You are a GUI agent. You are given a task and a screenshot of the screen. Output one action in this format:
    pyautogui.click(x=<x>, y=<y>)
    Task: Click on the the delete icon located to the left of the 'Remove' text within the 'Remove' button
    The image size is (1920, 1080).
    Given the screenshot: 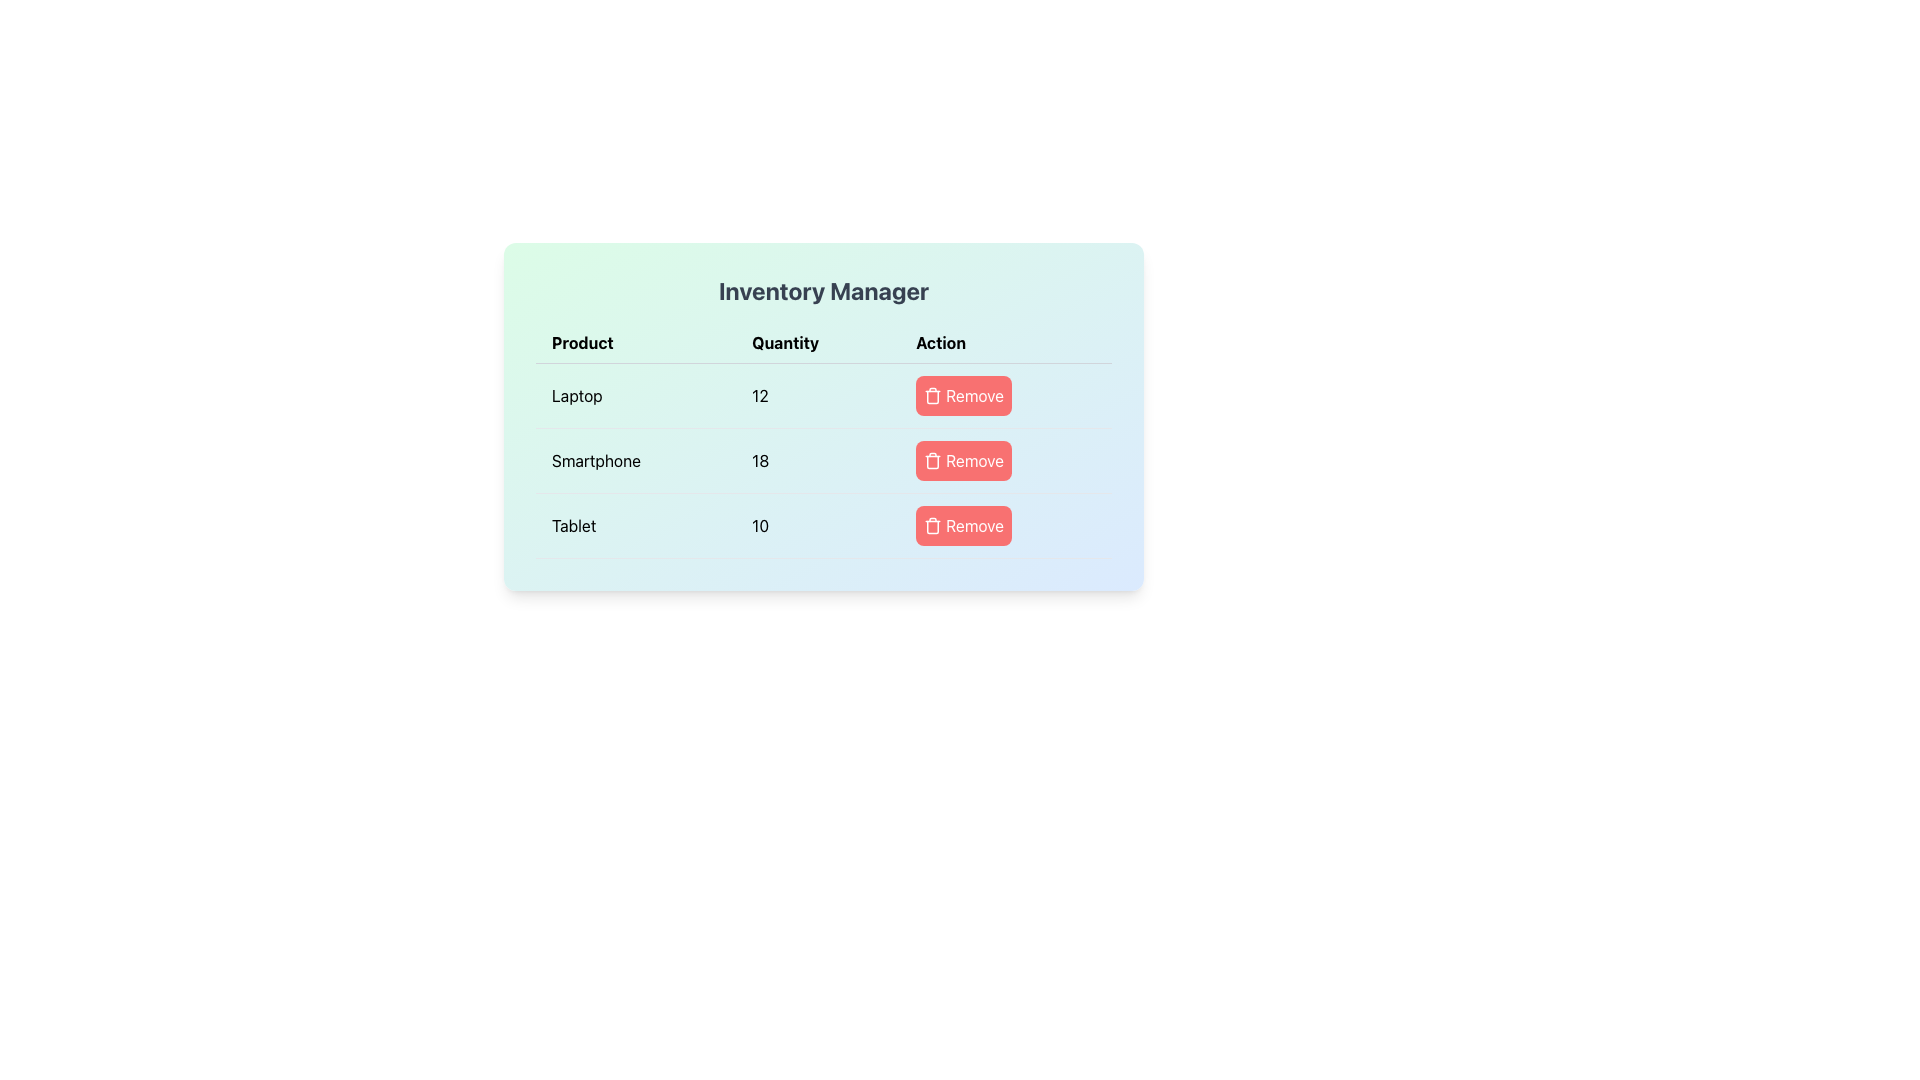 What is the action you would take?
    pyautogui.click(x=932, y=524)
    